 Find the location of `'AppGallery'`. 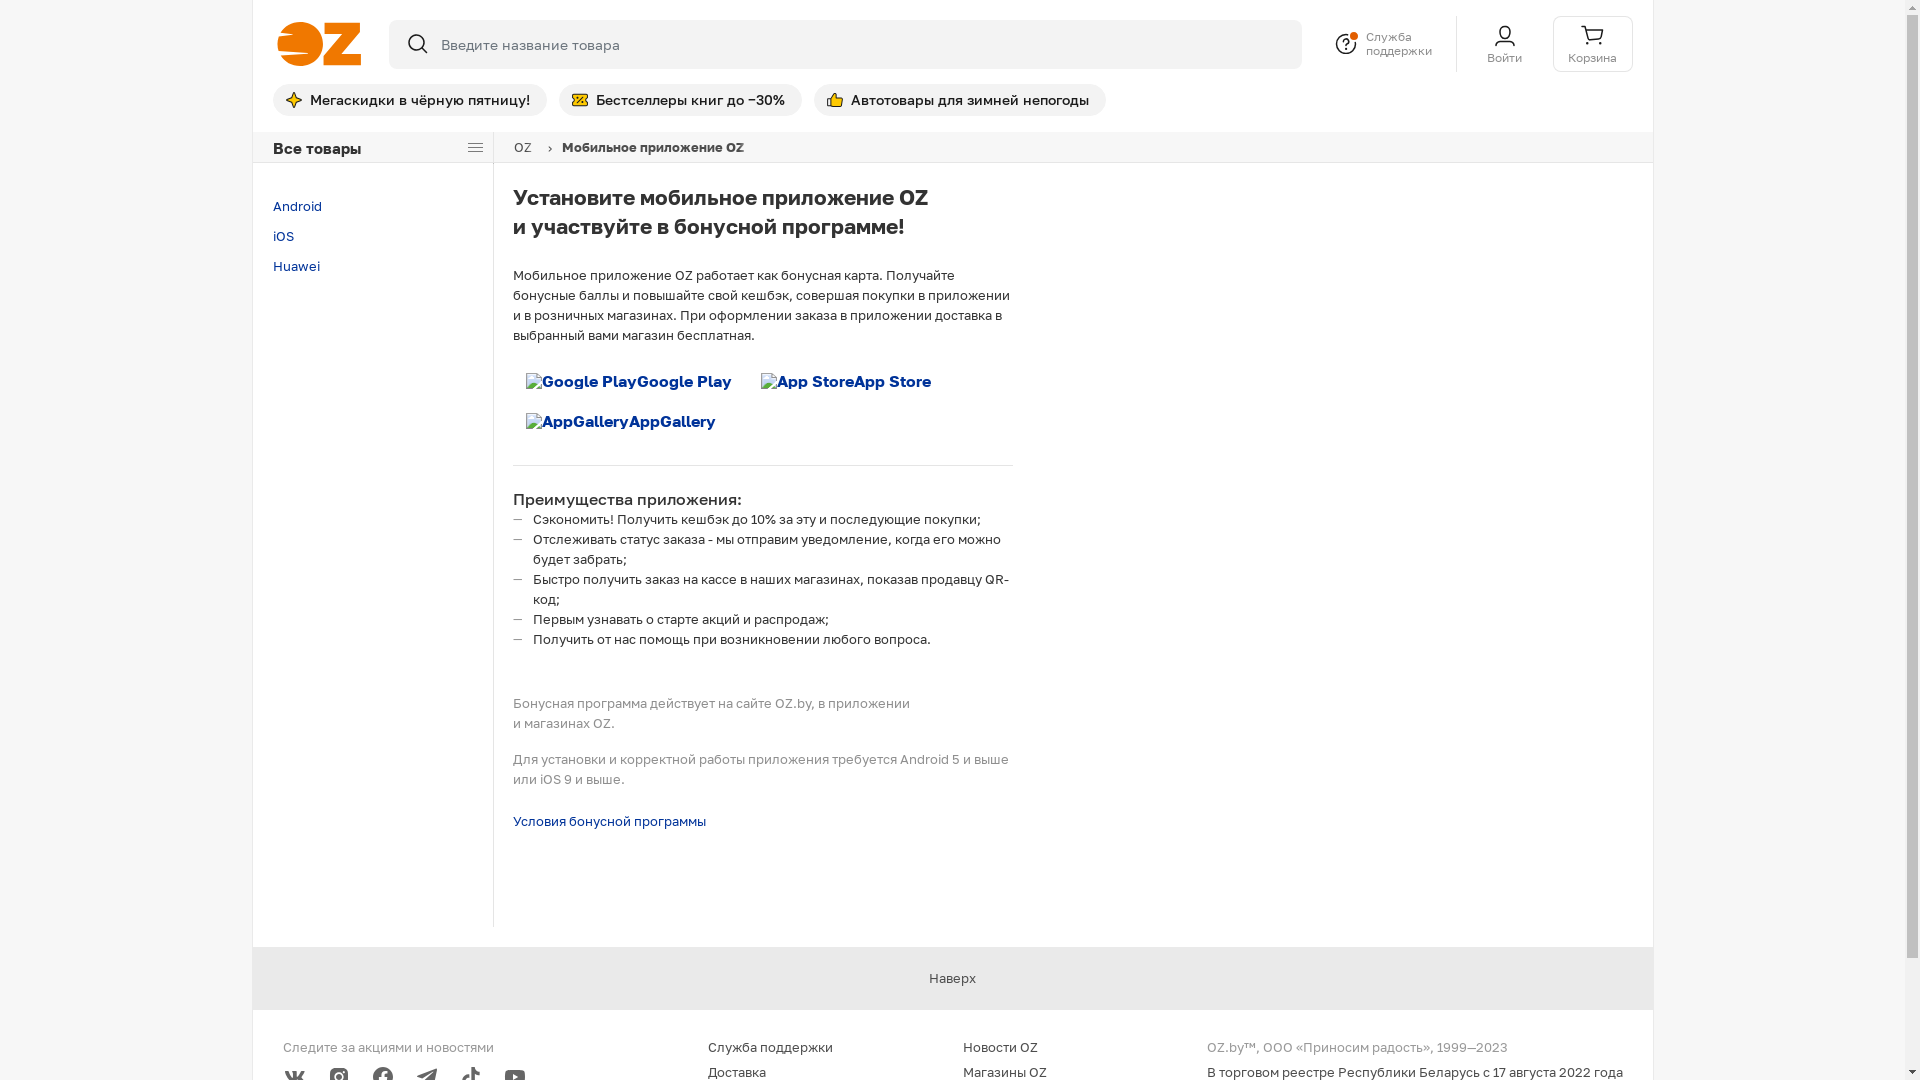

'AppGallery' is located at coordinates (618, 419).